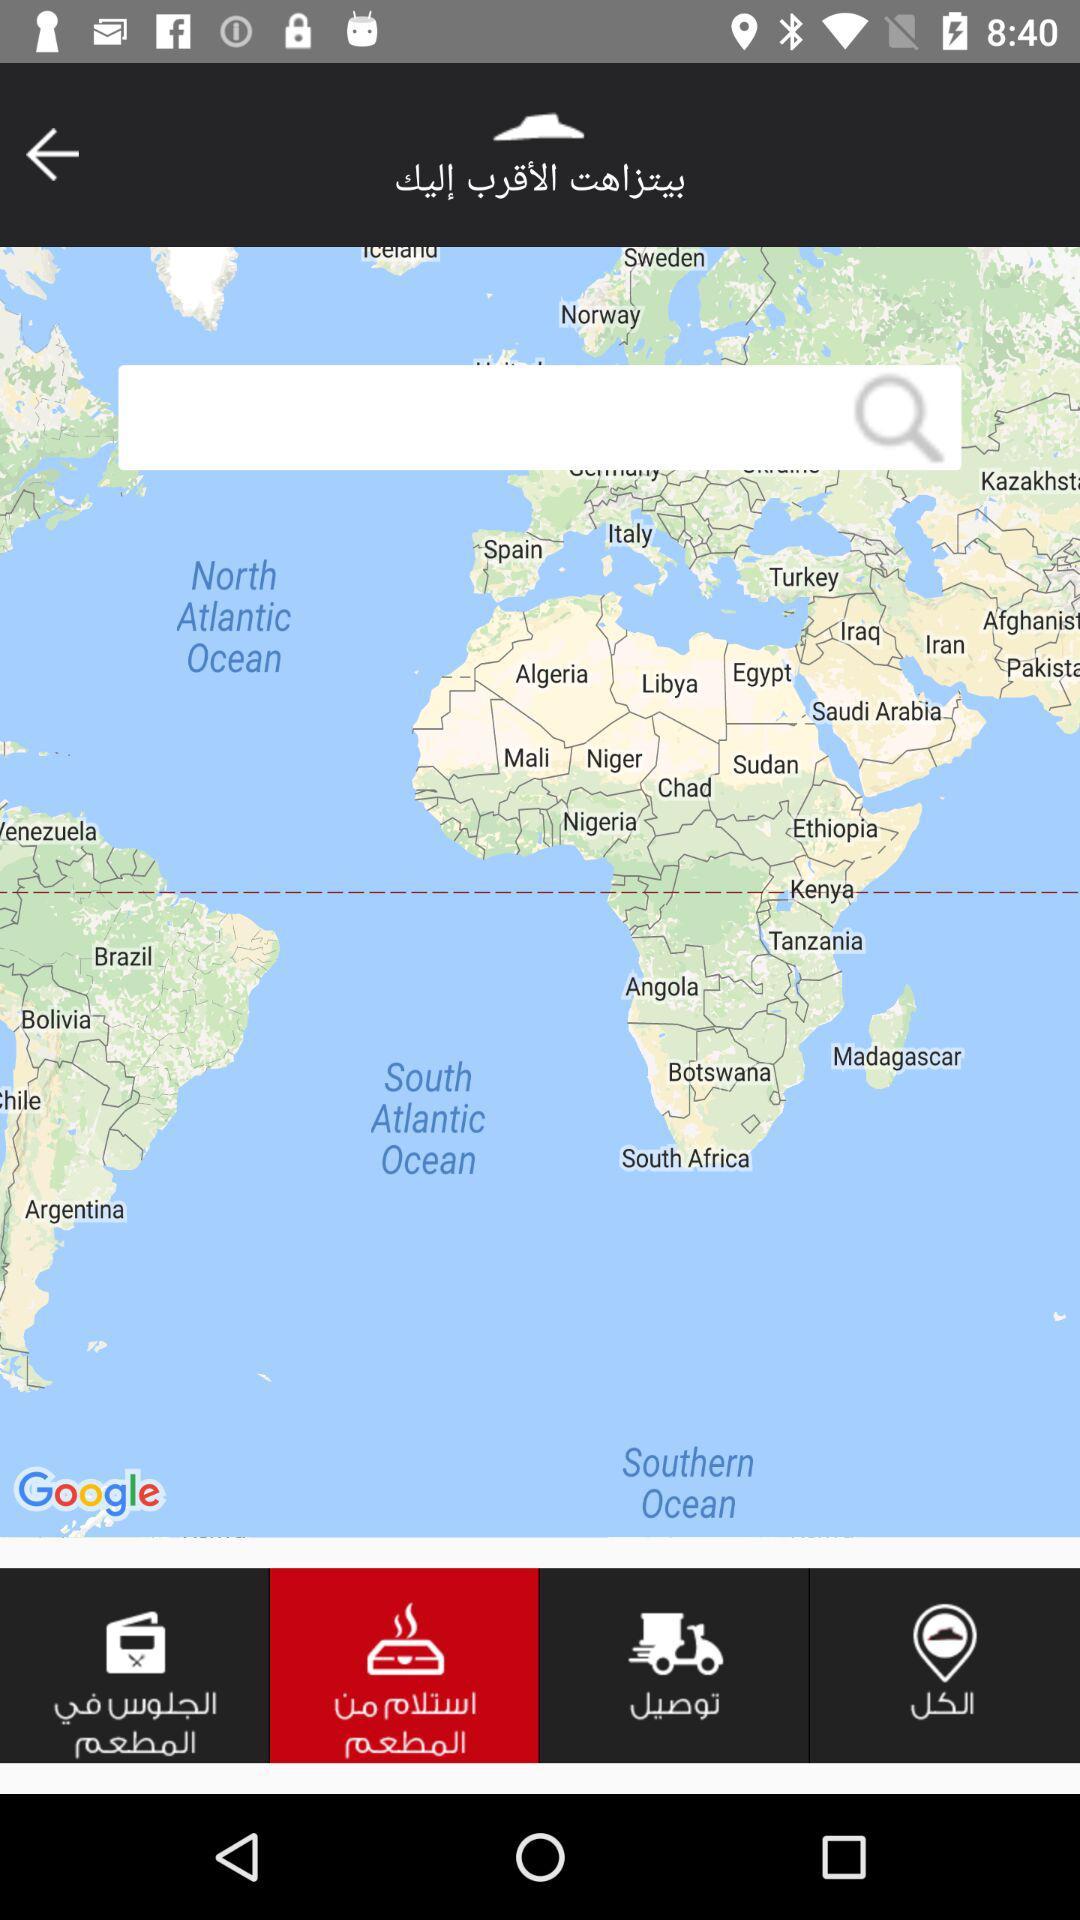  Describe the element at coordinates (51, 153) in the screenshot. I see `the arrow_backward icon` at that location.